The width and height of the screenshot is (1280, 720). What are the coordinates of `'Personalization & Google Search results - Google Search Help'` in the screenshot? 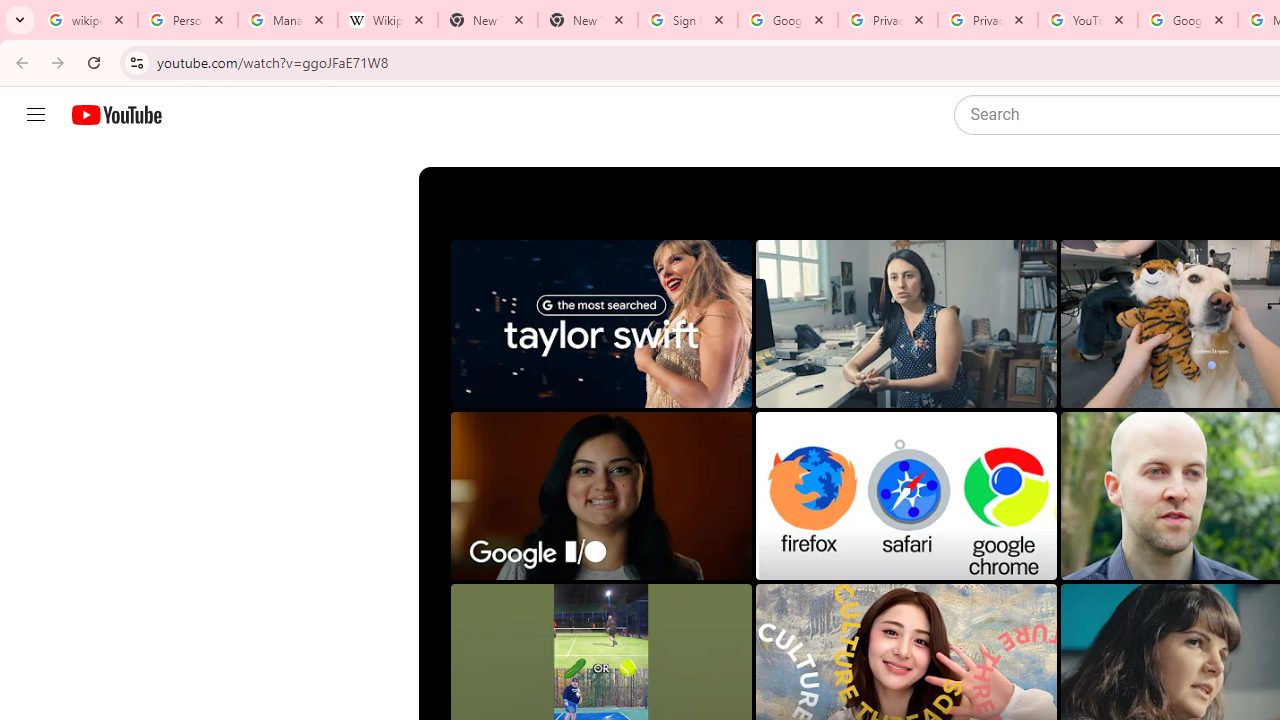 It's located at (188, 20).